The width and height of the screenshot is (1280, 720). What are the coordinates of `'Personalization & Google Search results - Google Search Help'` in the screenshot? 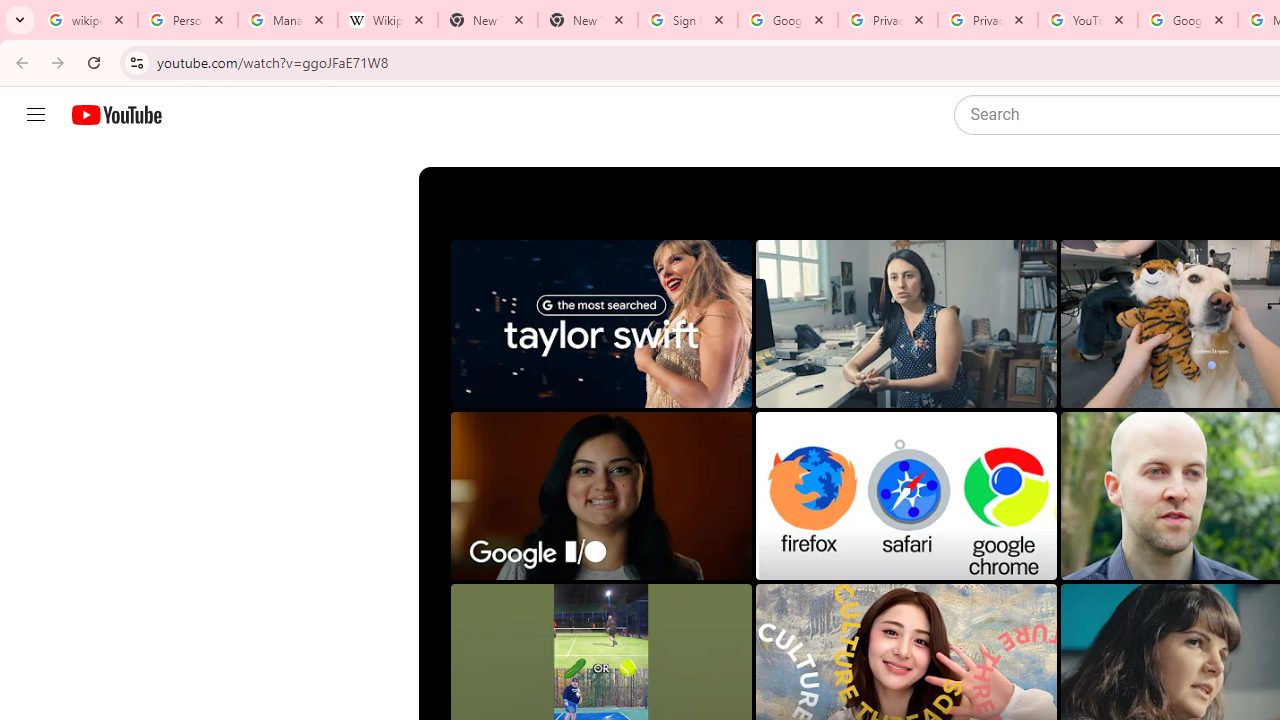 It's located at (188, 20).